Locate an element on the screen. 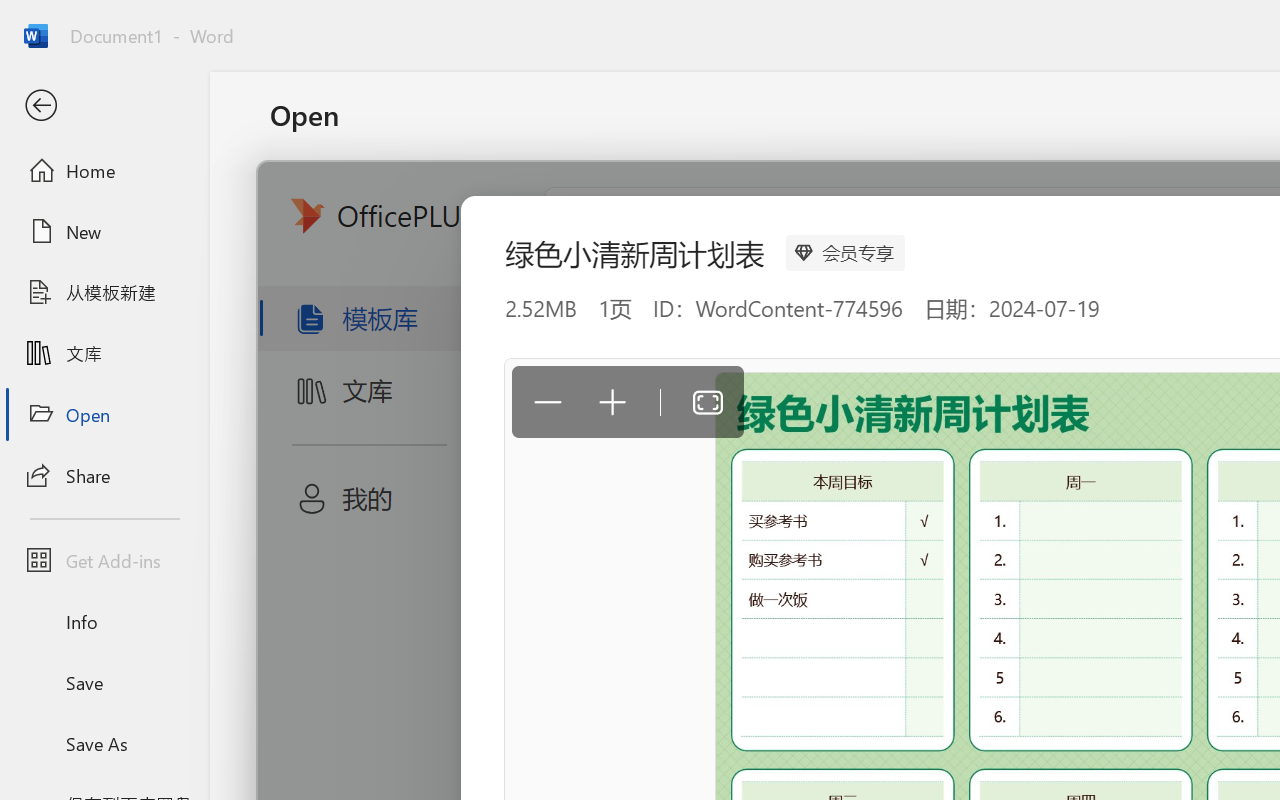 Image resolution: width=1280 pixels, height=800 pixels. 'Back' is located at coordinates (103, 105).